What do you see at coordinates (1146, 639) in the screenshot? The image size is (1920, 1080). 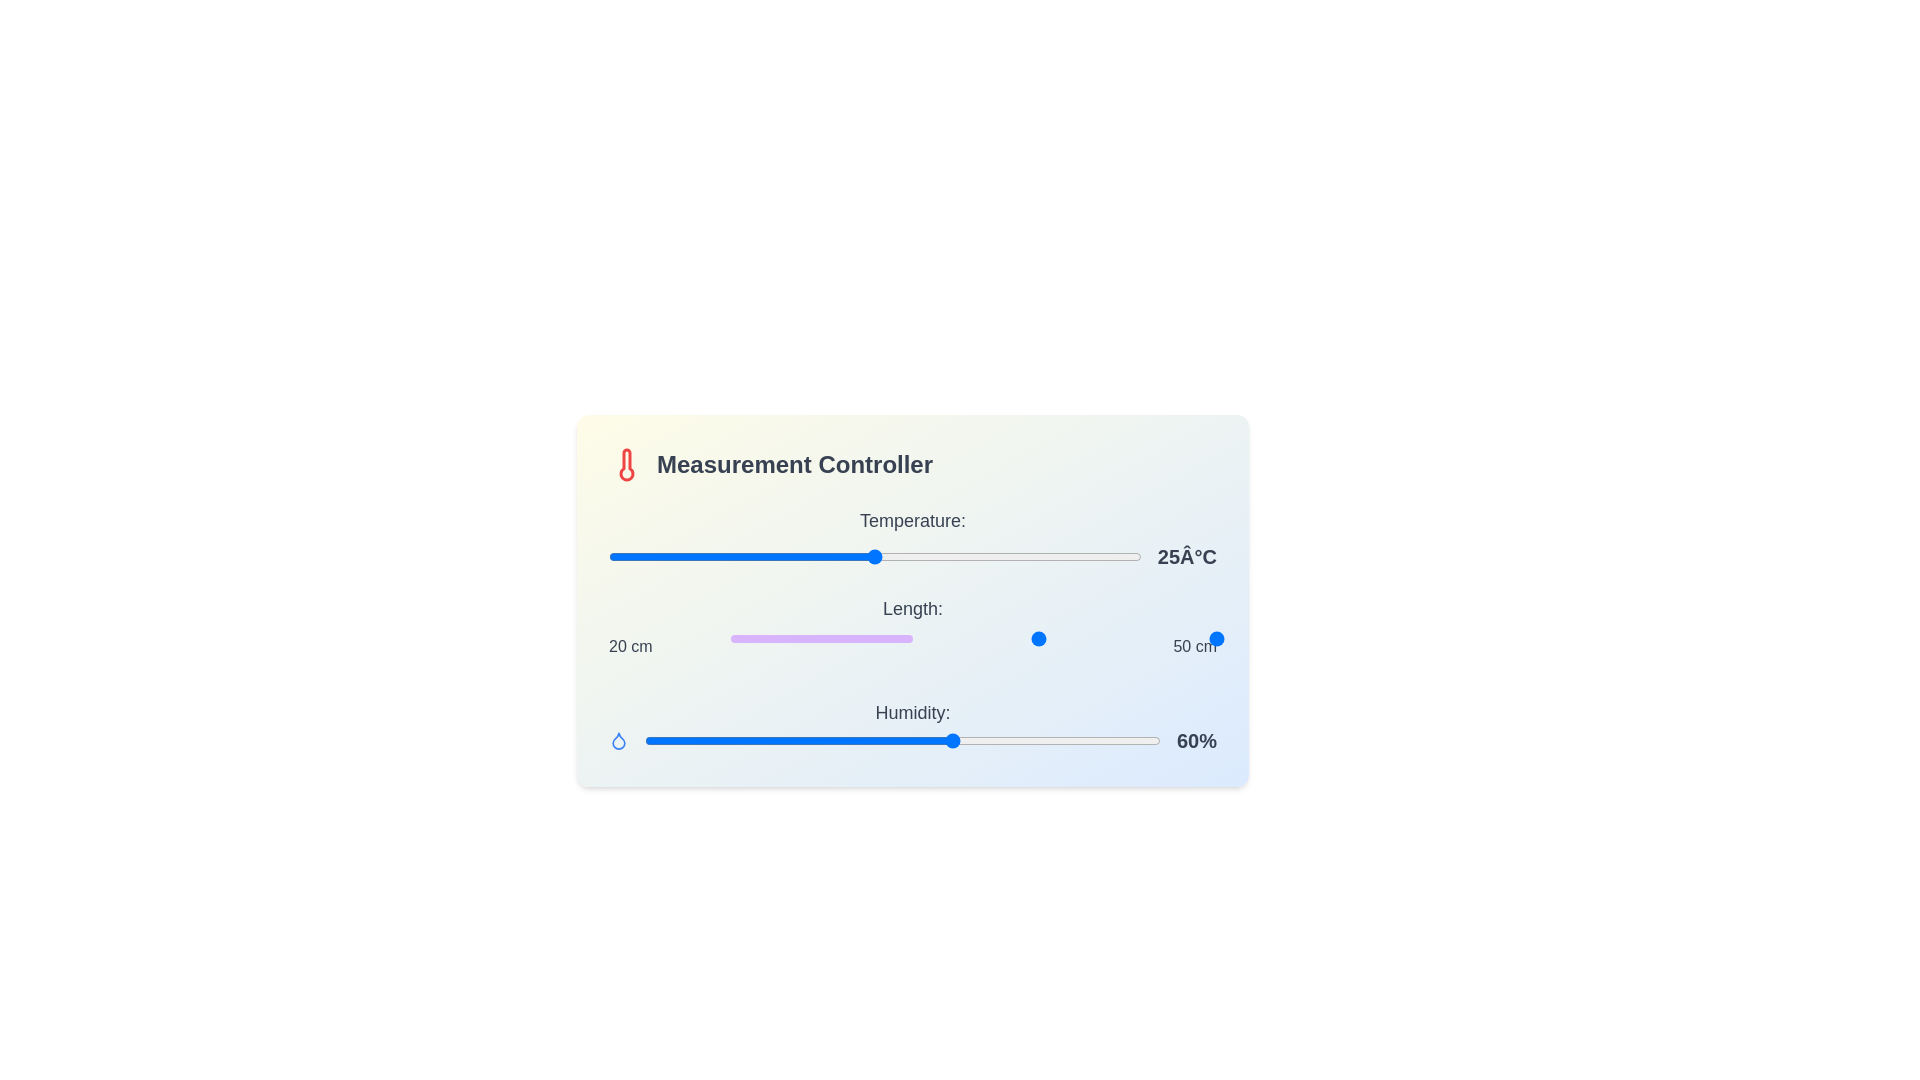 I see `the length` at bounding box center [1146, 639].